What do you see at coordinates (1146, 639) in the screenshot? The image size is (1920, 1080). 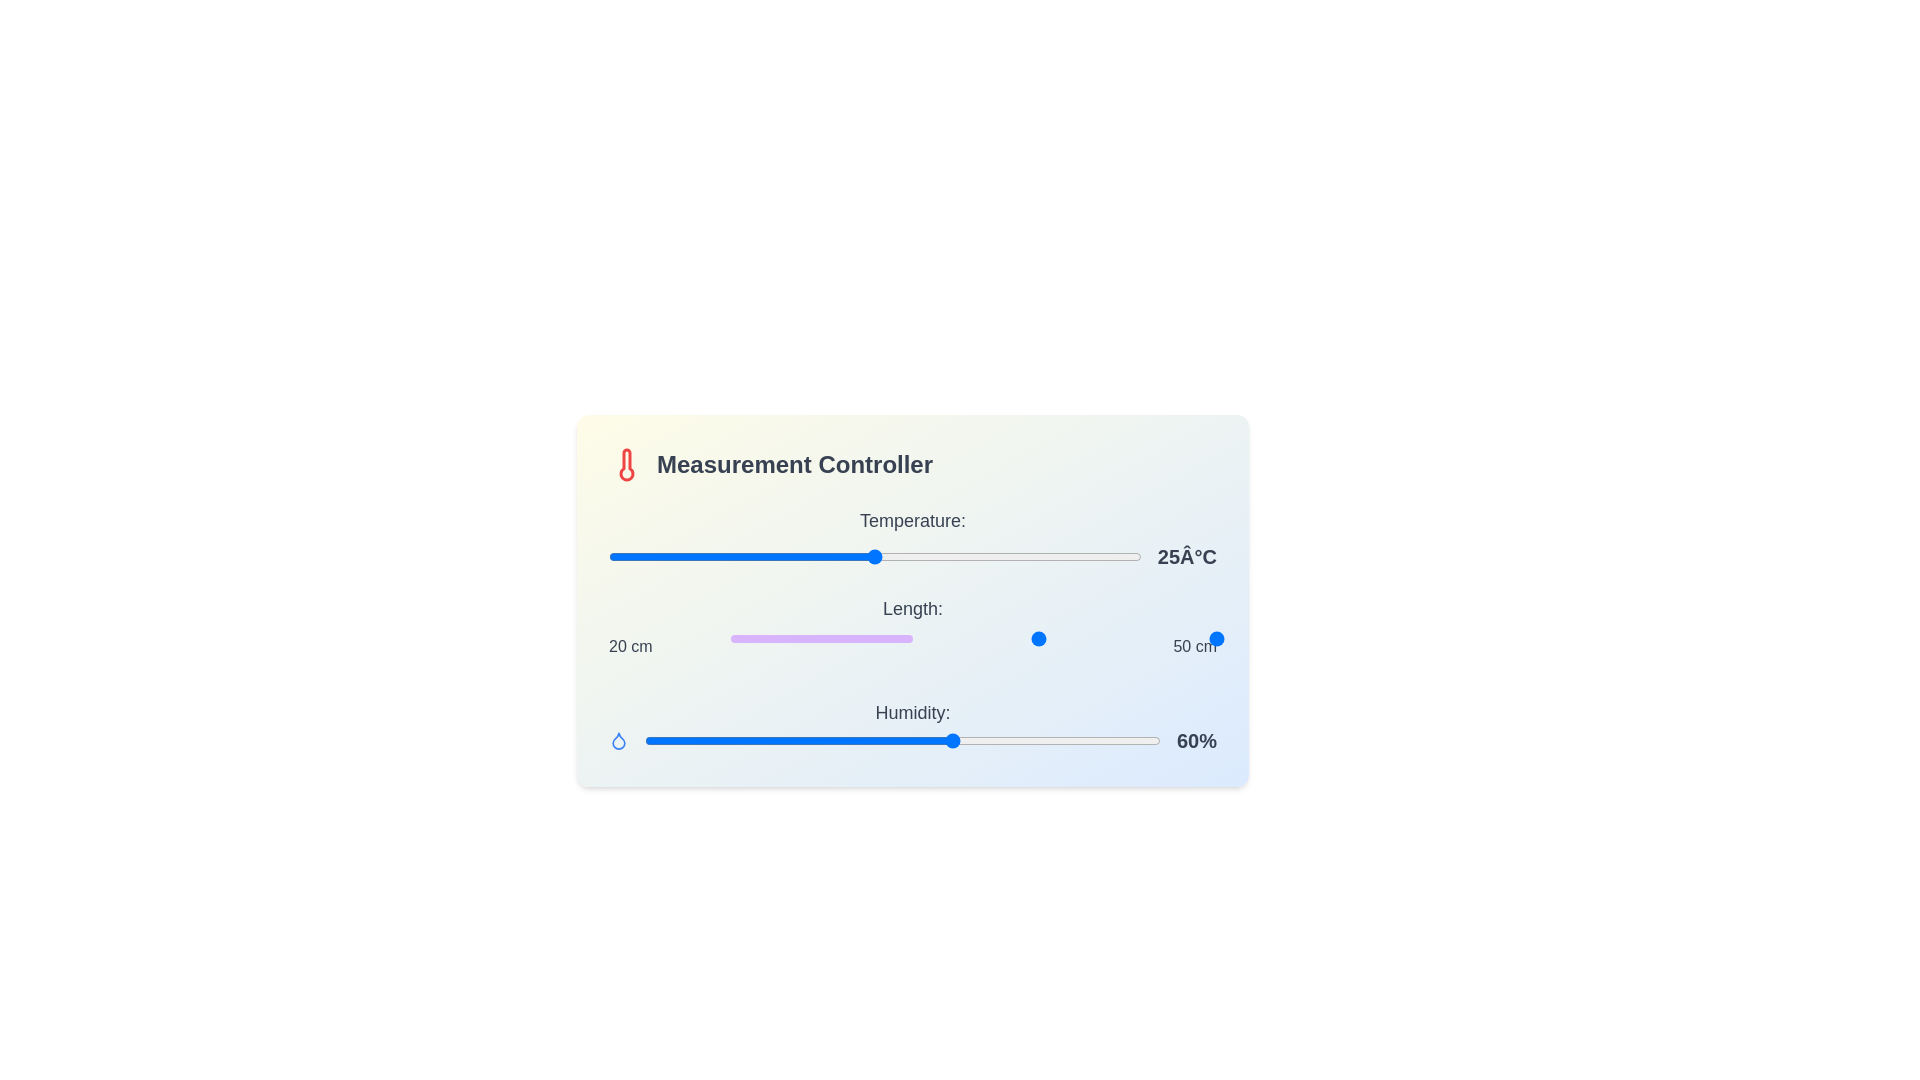 I see `the length` at bounding box center [1146, 639].